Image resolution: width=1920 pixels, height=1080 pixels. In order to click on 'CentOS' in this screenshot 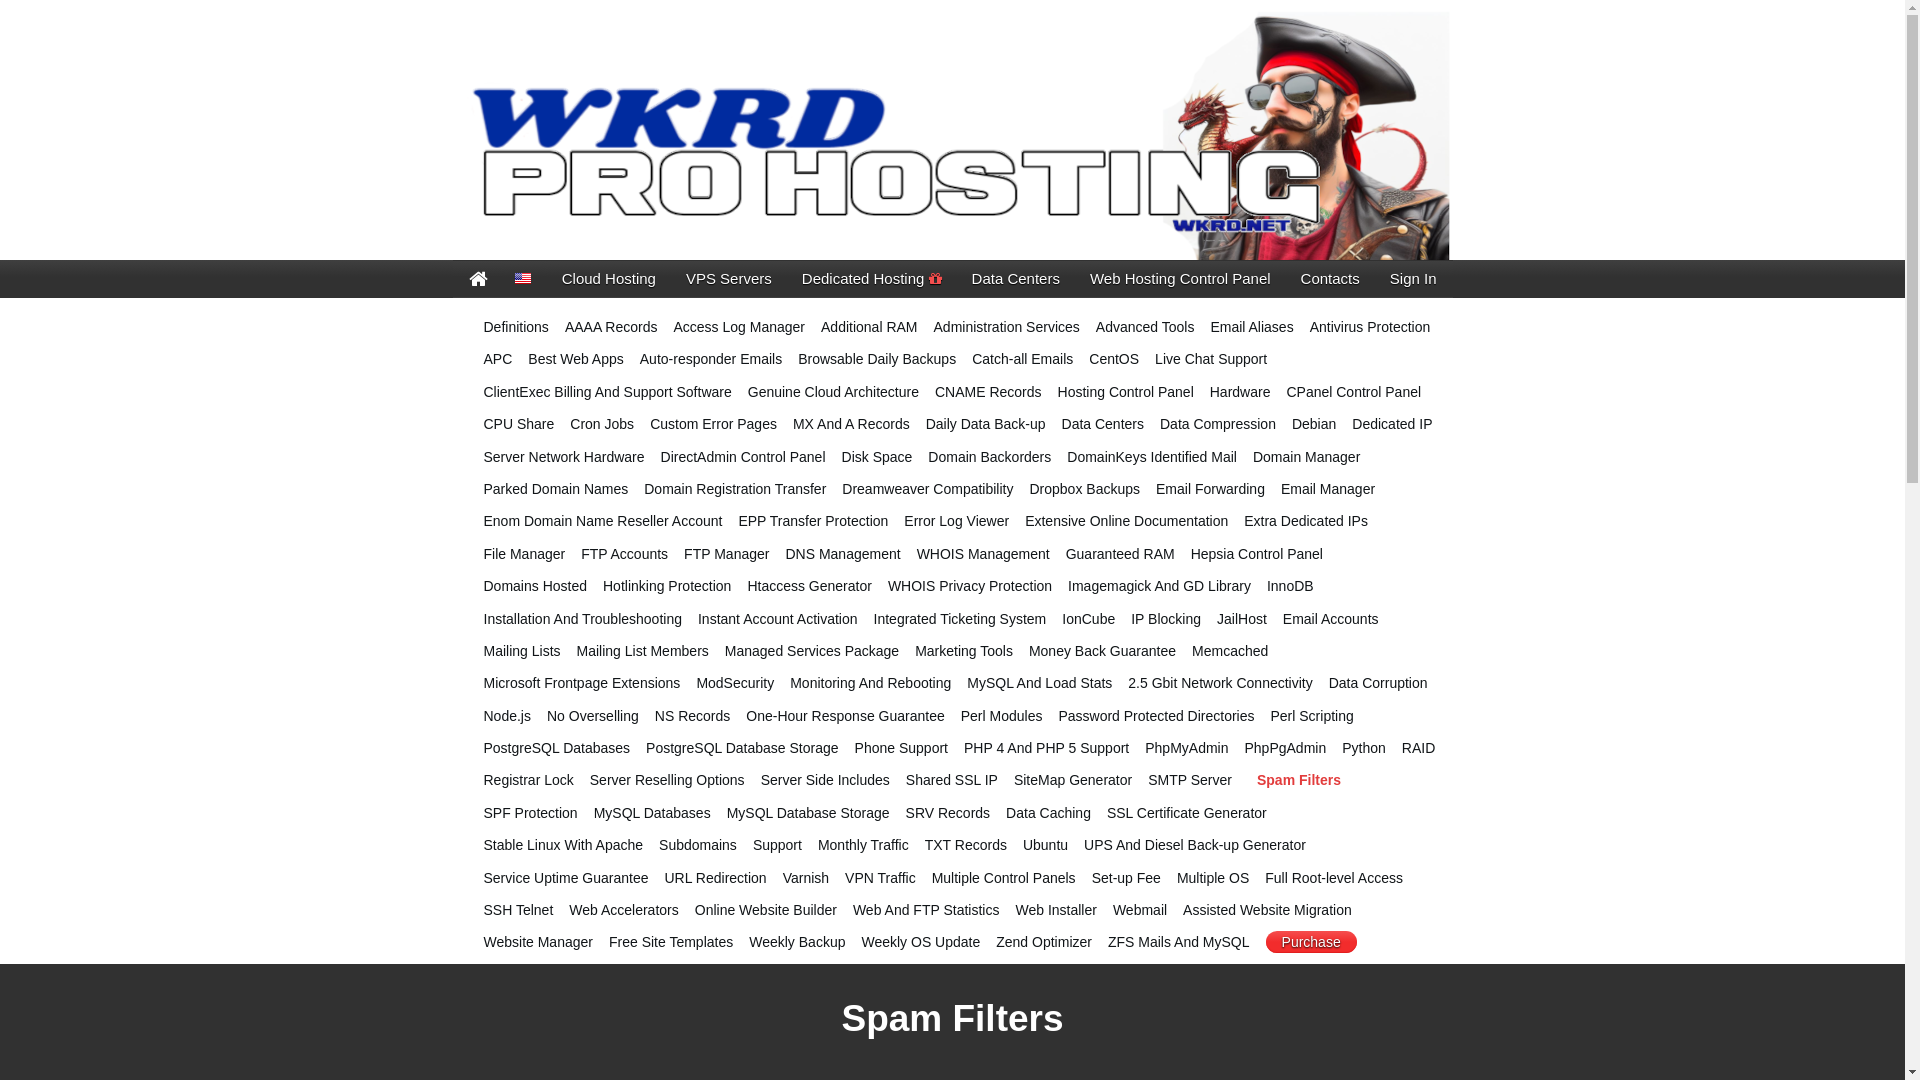, I will do `click(1112, 357)`.